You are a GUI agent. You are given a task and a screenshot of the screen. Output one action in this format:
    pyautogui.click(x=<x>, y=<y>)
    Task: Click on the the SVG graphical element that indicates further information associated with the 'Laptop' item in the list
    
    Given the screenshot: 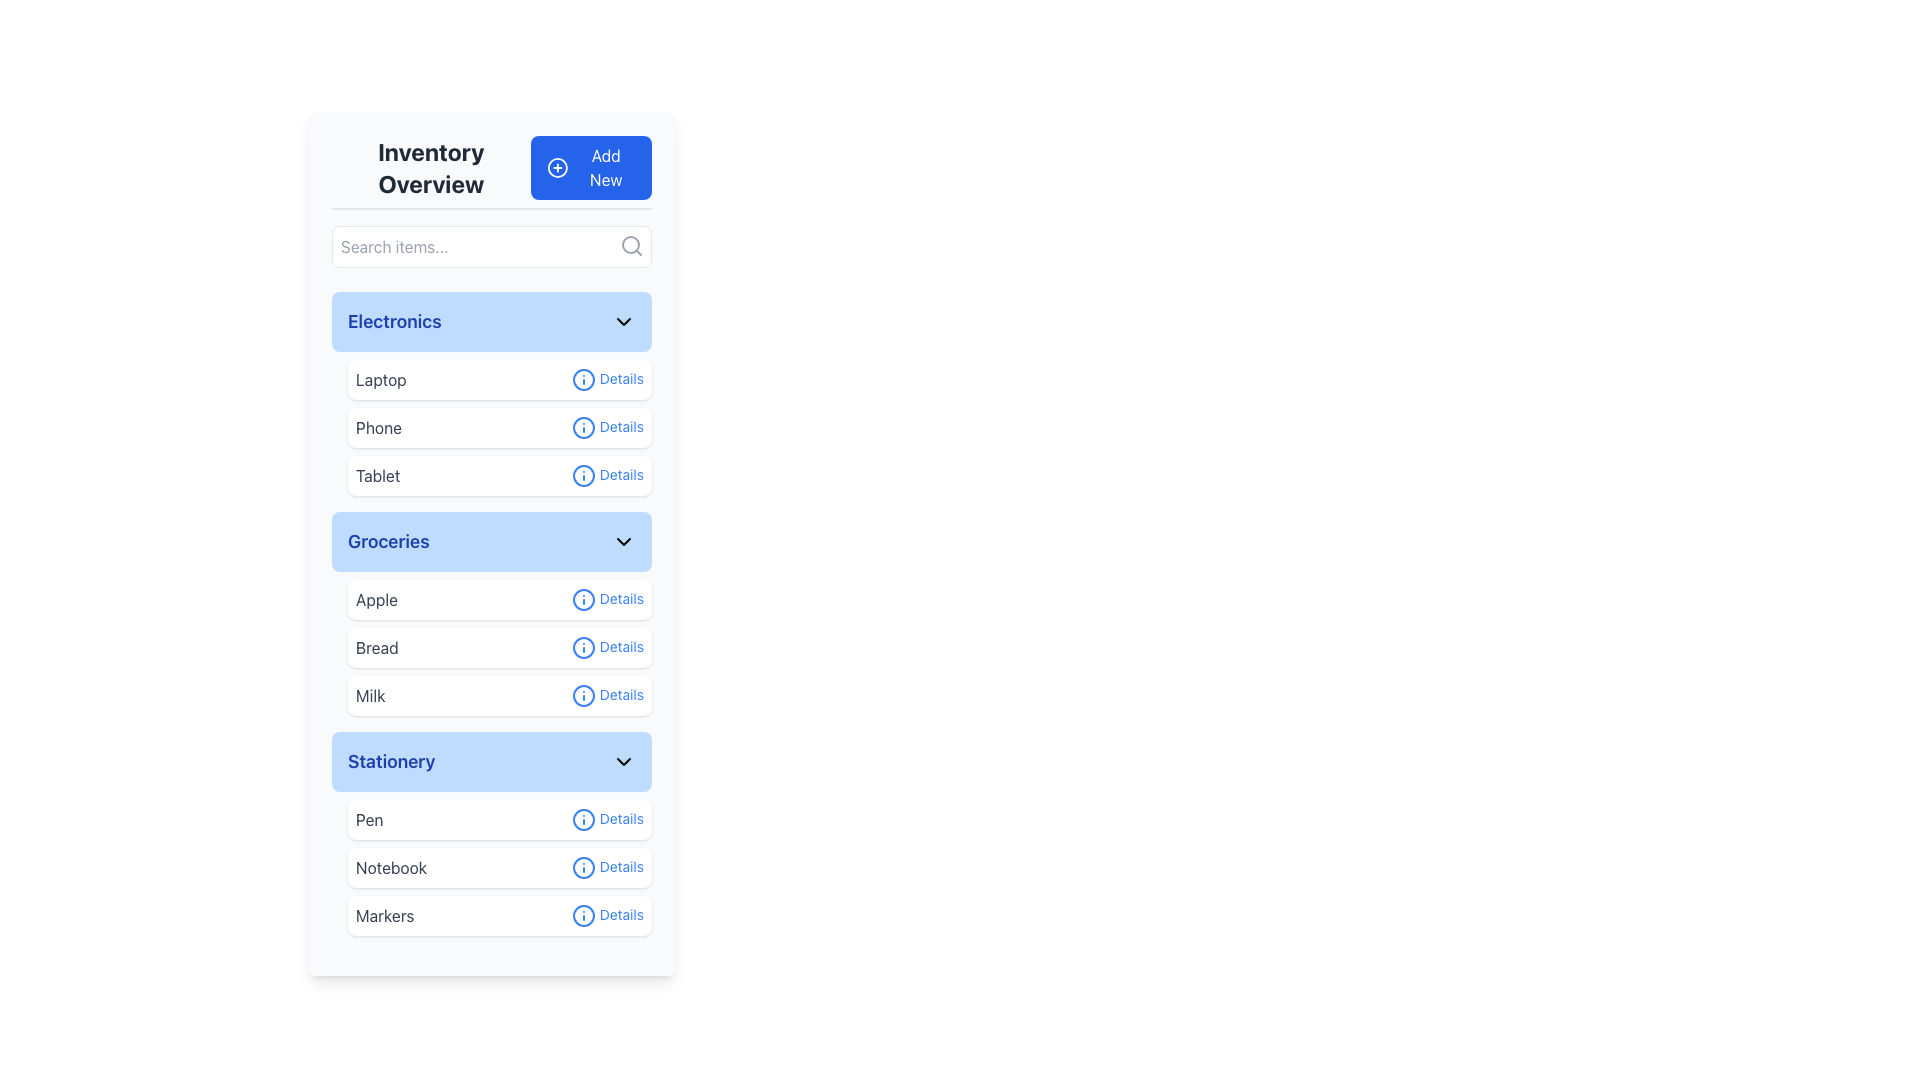 What is the action you would take?
    pyautogui.click(x=582, y=380)
    